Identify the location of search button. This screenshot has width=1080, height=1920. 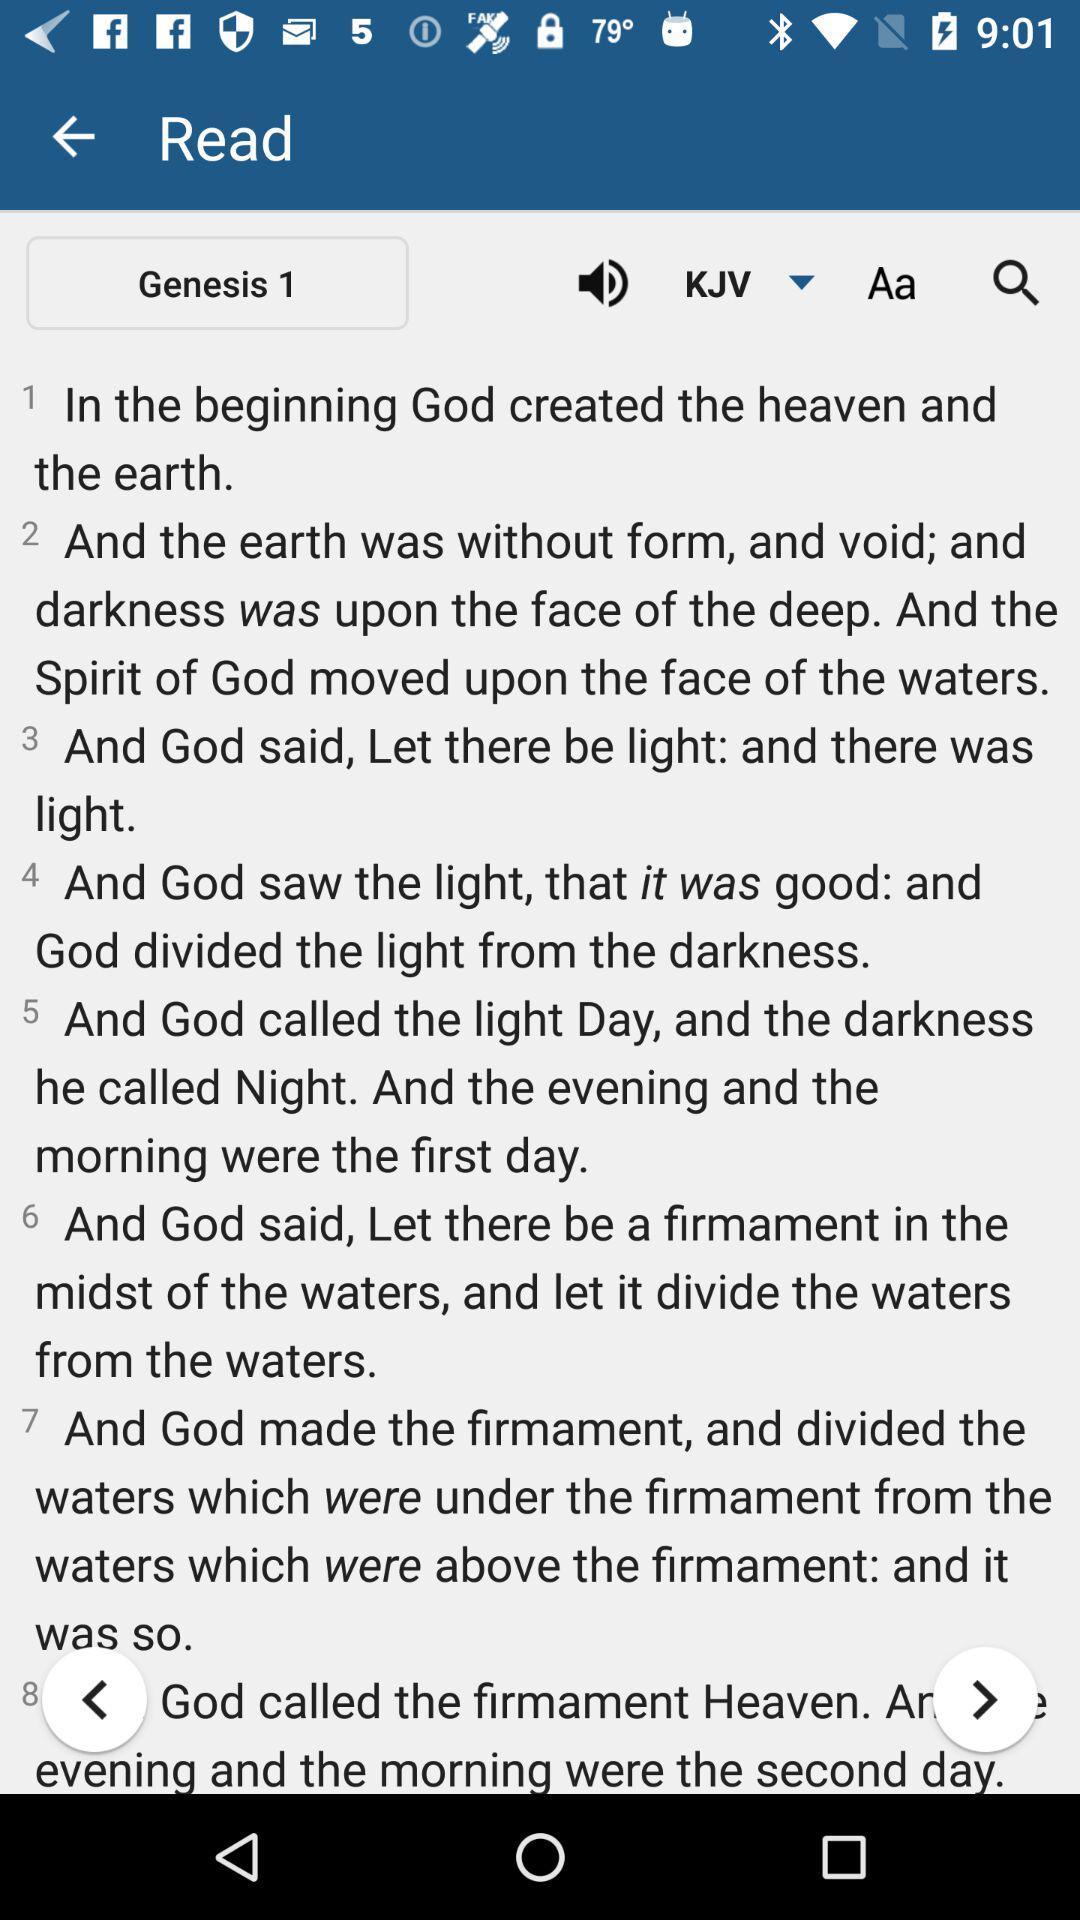
(1017, 282).